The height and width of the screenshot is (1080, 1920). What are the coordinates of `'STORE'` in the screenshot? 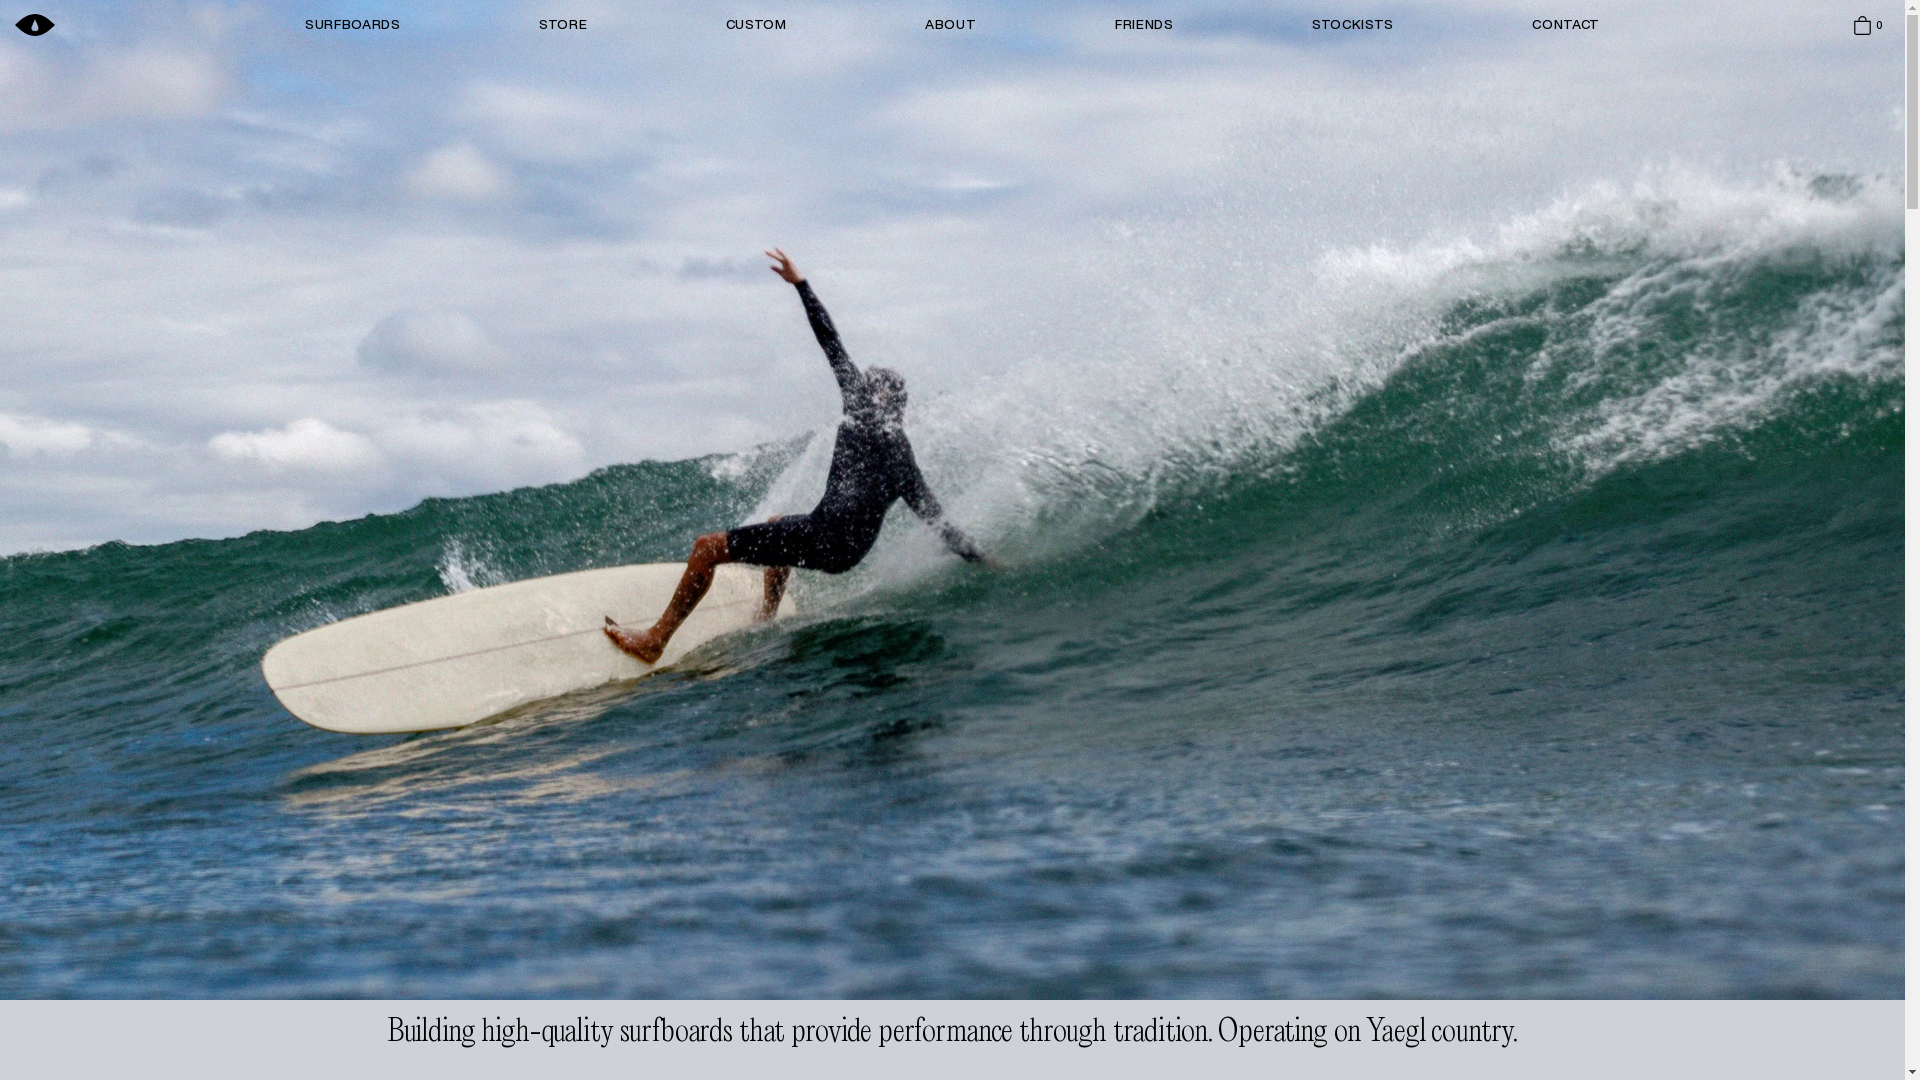 It's located at (561, 24).